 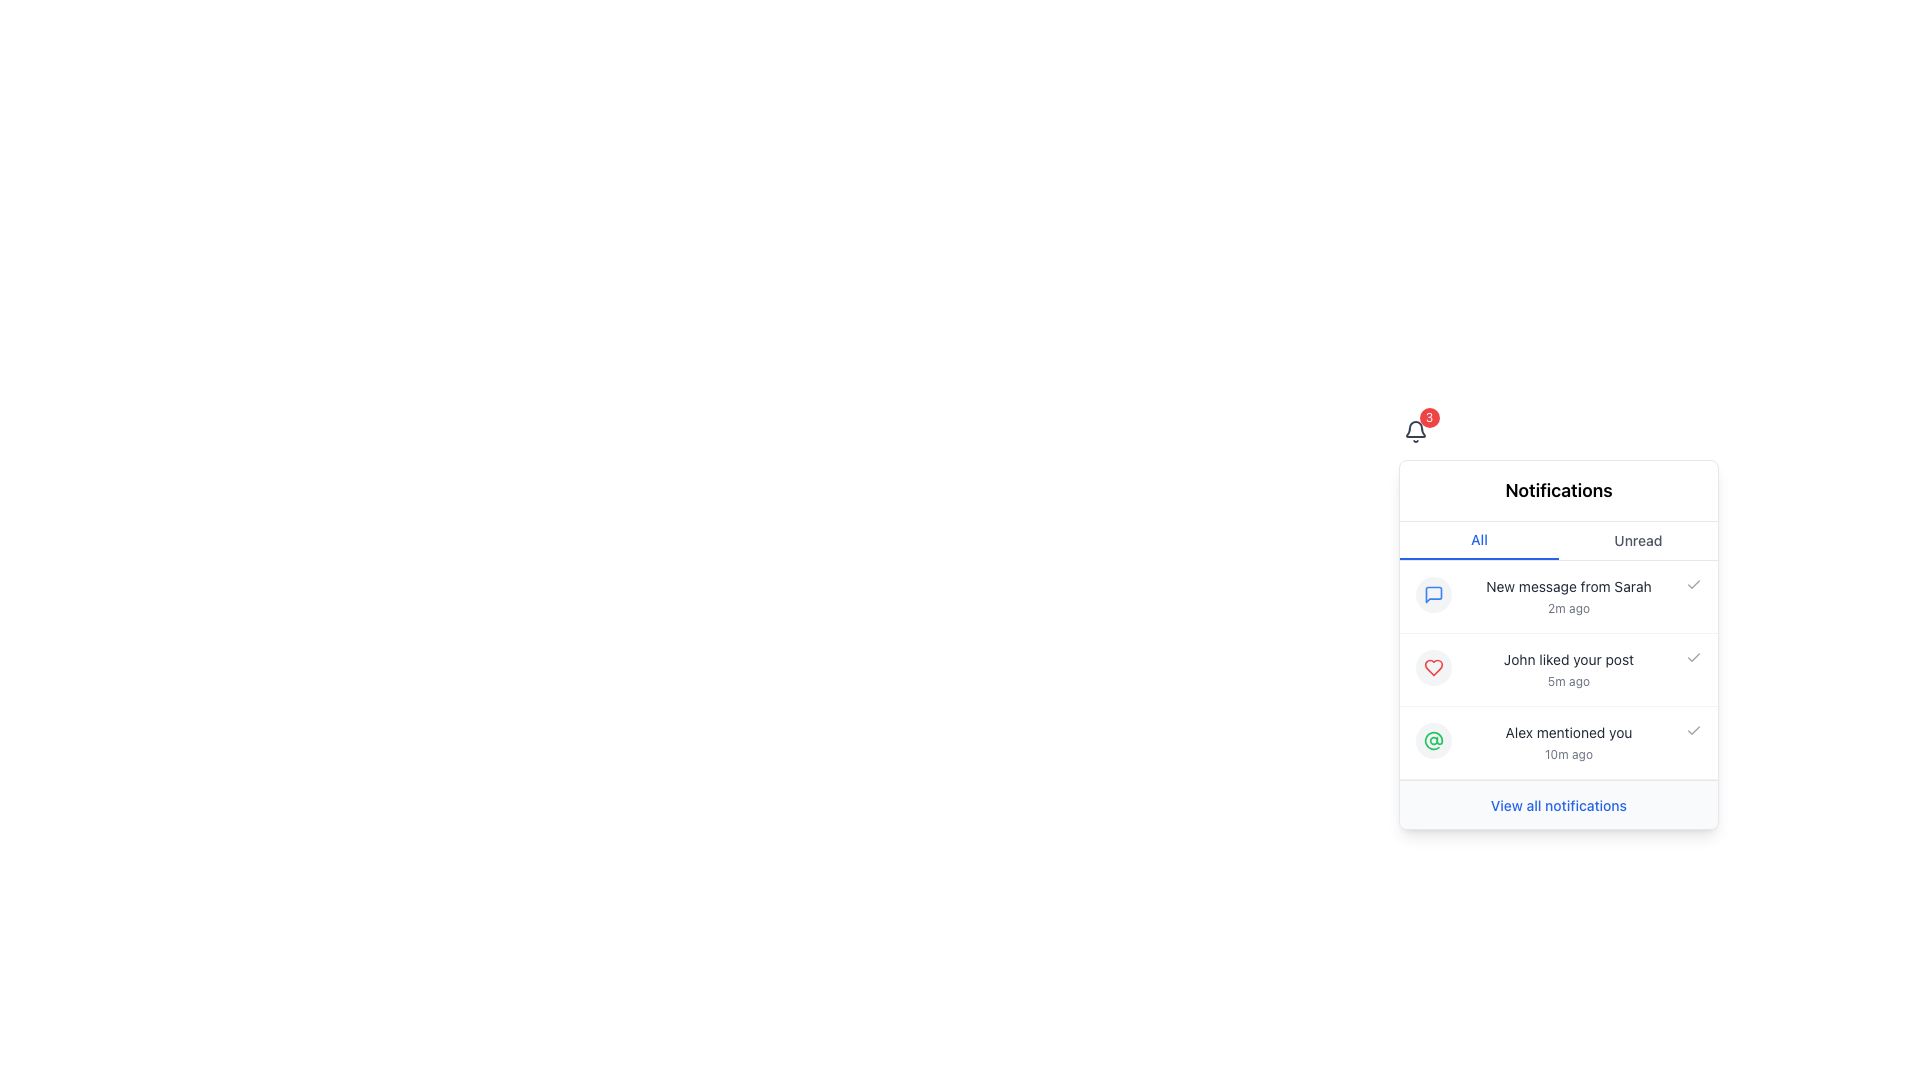 I want to click on the notification message indicating that user John interacted with the post, located below the 'New message from Sarah' and above 'Alex mentioned you', so click(x=1568, y=659).